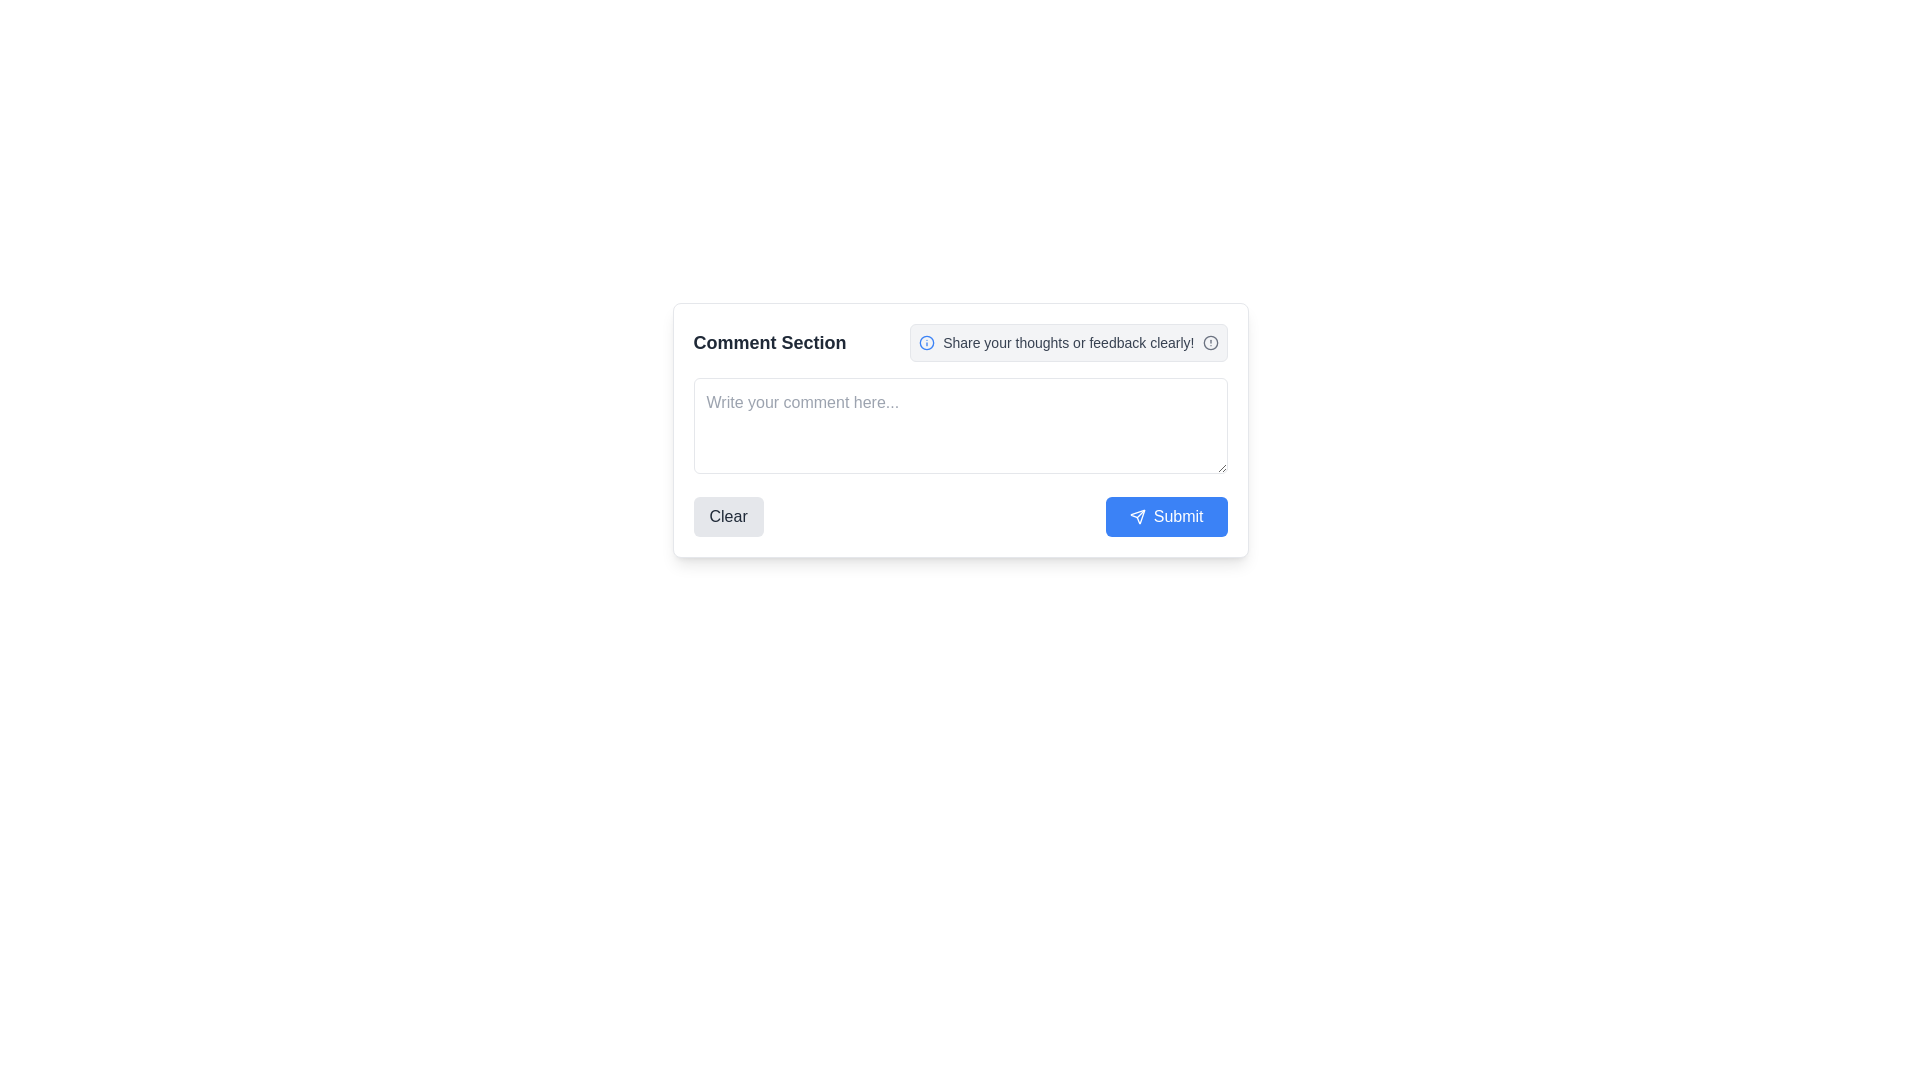  I want to click on the 'Submit' button located at the bottom-right corner of the comment input box, so click(1166, 515).